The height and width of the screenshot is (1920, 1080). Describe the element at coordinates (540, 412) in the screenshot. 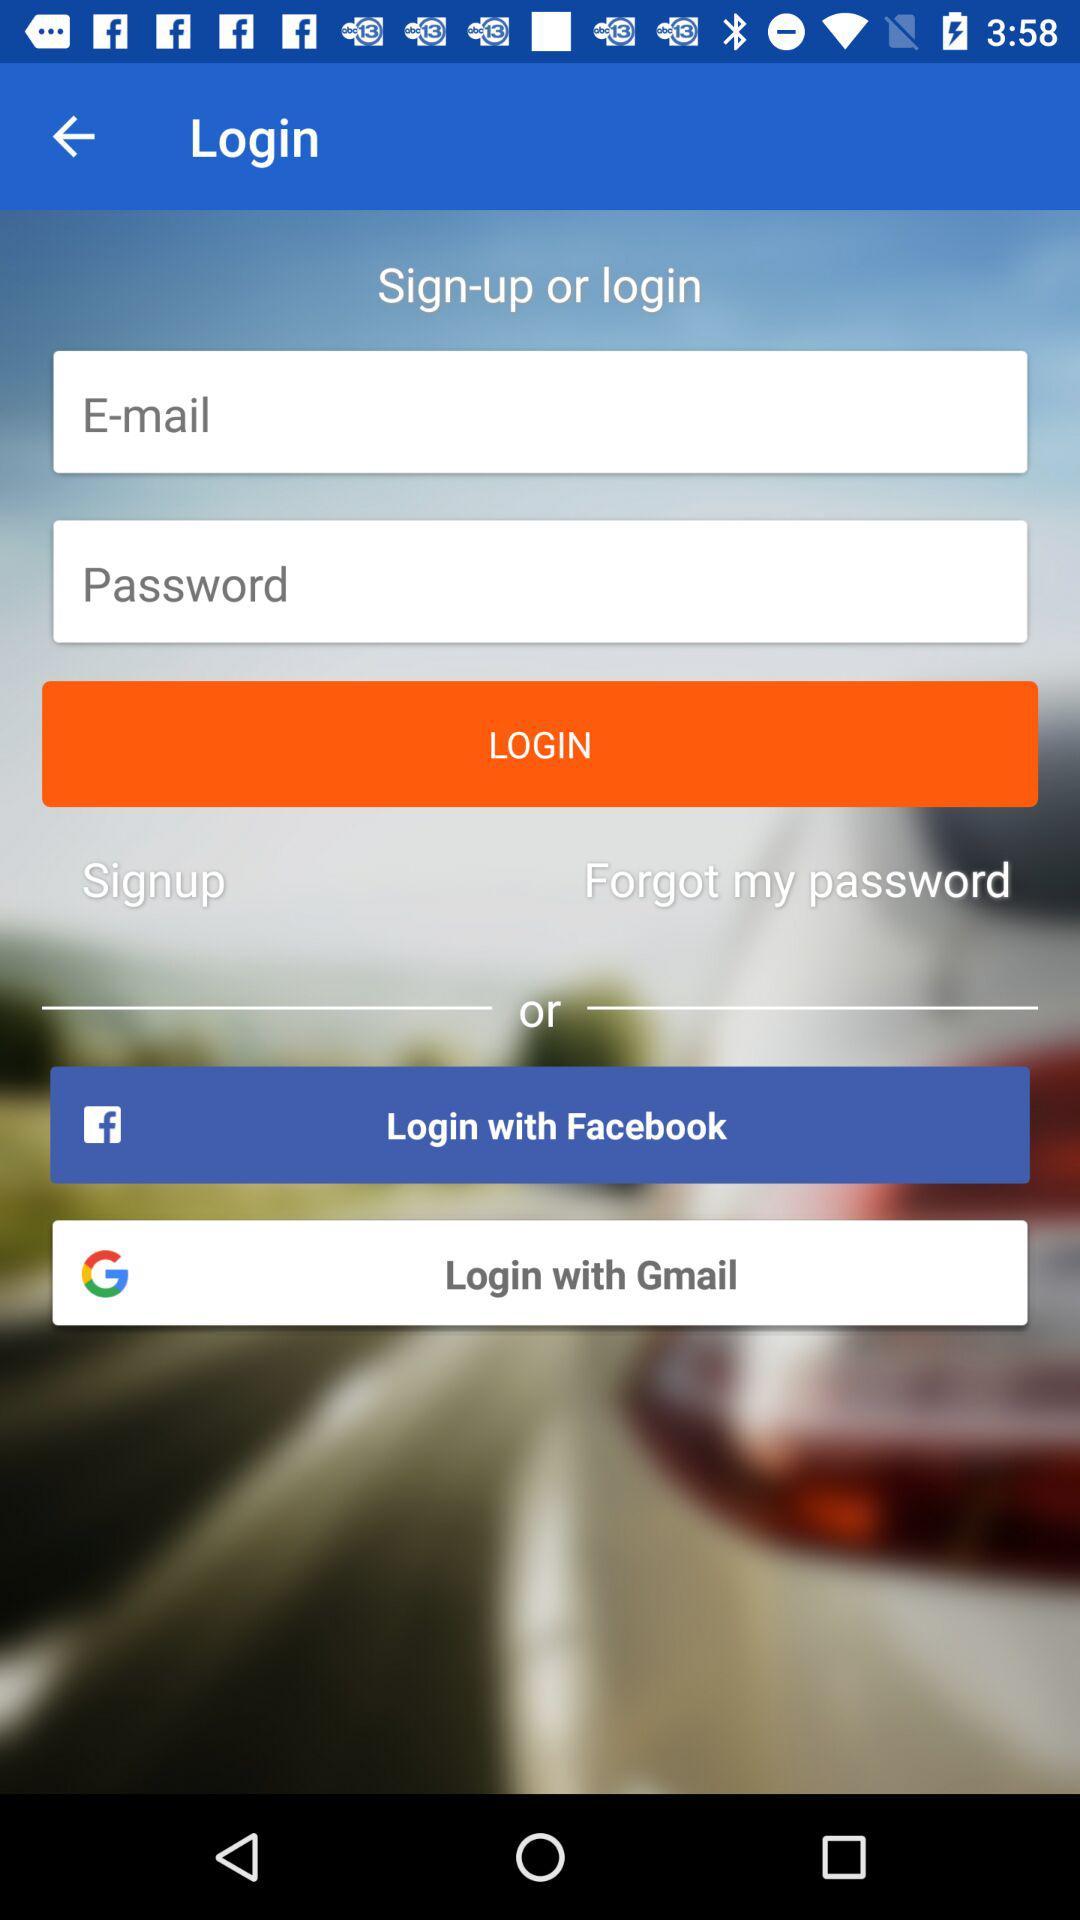

I see `the icon below the sign up or icon` at that location.